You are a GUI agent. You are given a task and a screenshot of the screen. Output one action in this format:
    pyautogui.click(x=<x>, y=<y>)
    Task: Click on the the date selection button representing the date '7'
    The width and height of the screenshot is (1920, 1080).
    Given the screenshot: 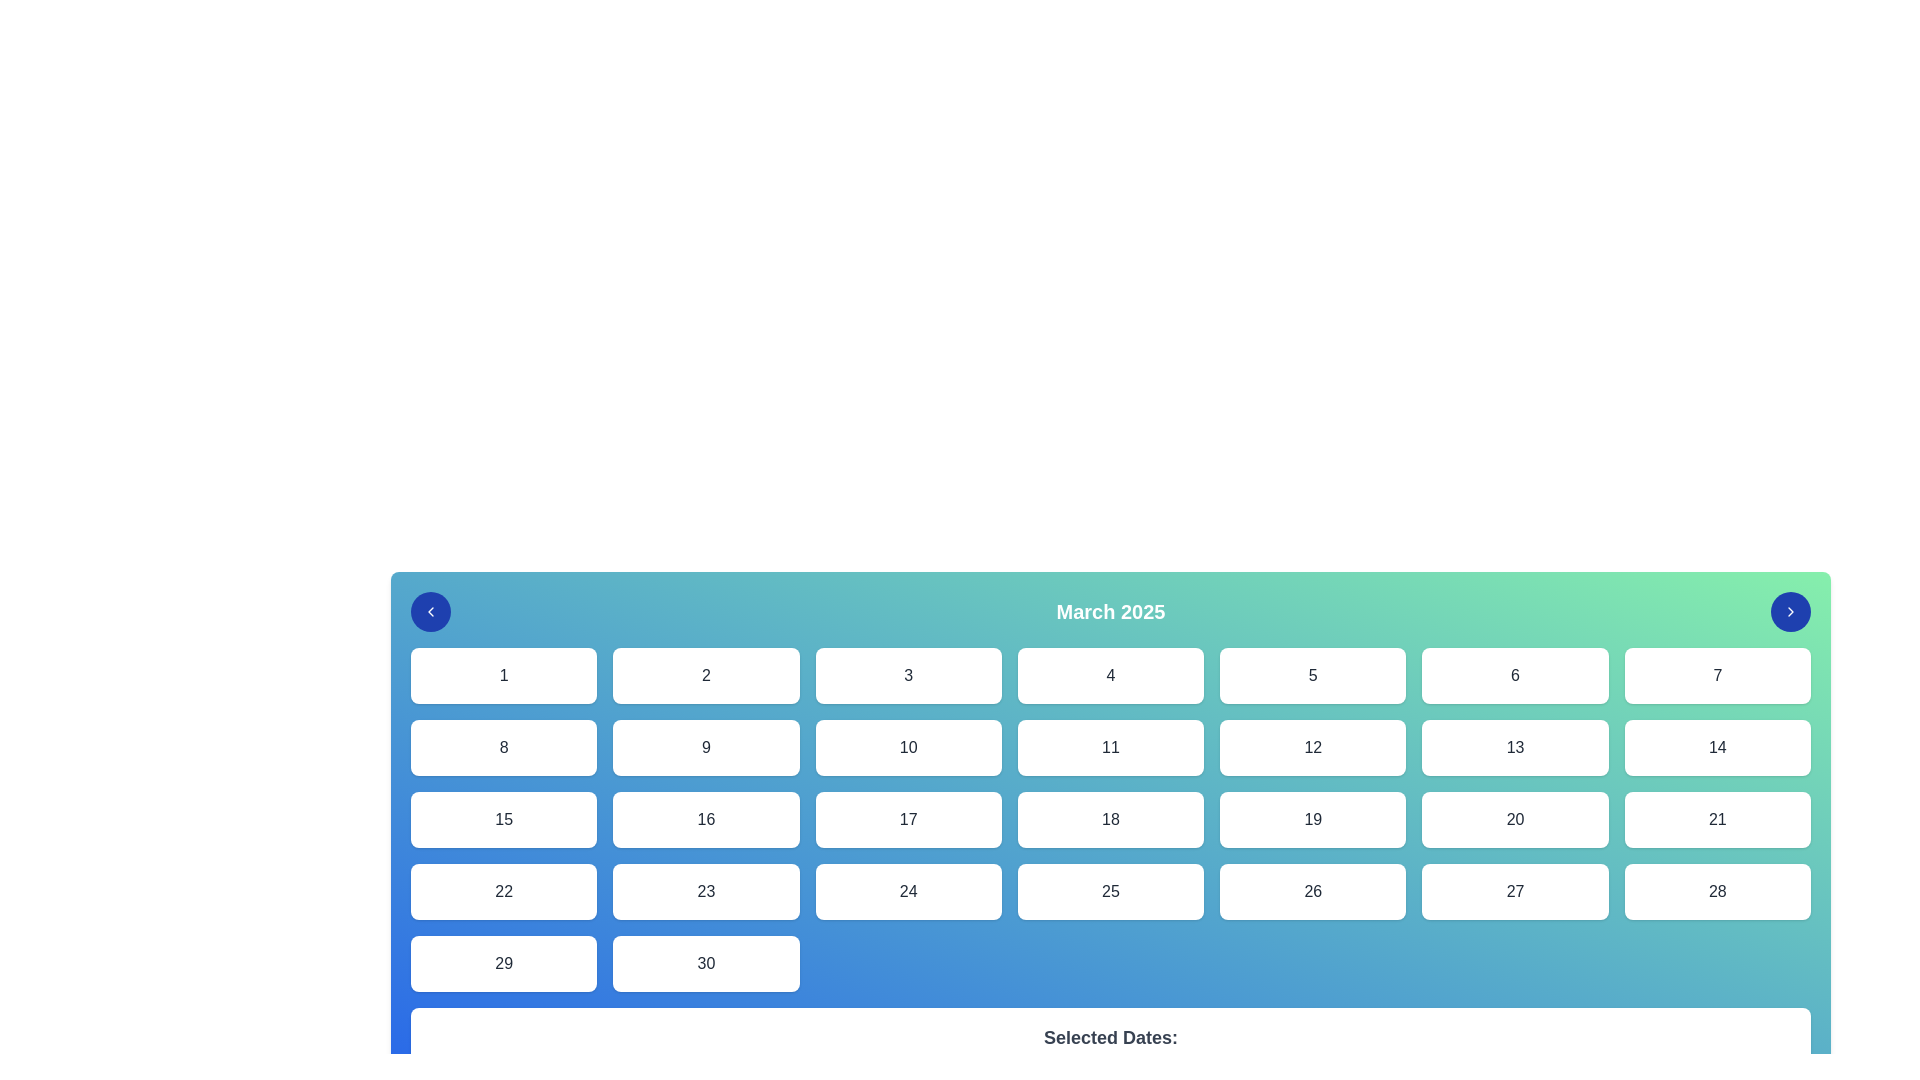 What is the action you would take?
    pyautogui.click(x=1716, y=675)
    